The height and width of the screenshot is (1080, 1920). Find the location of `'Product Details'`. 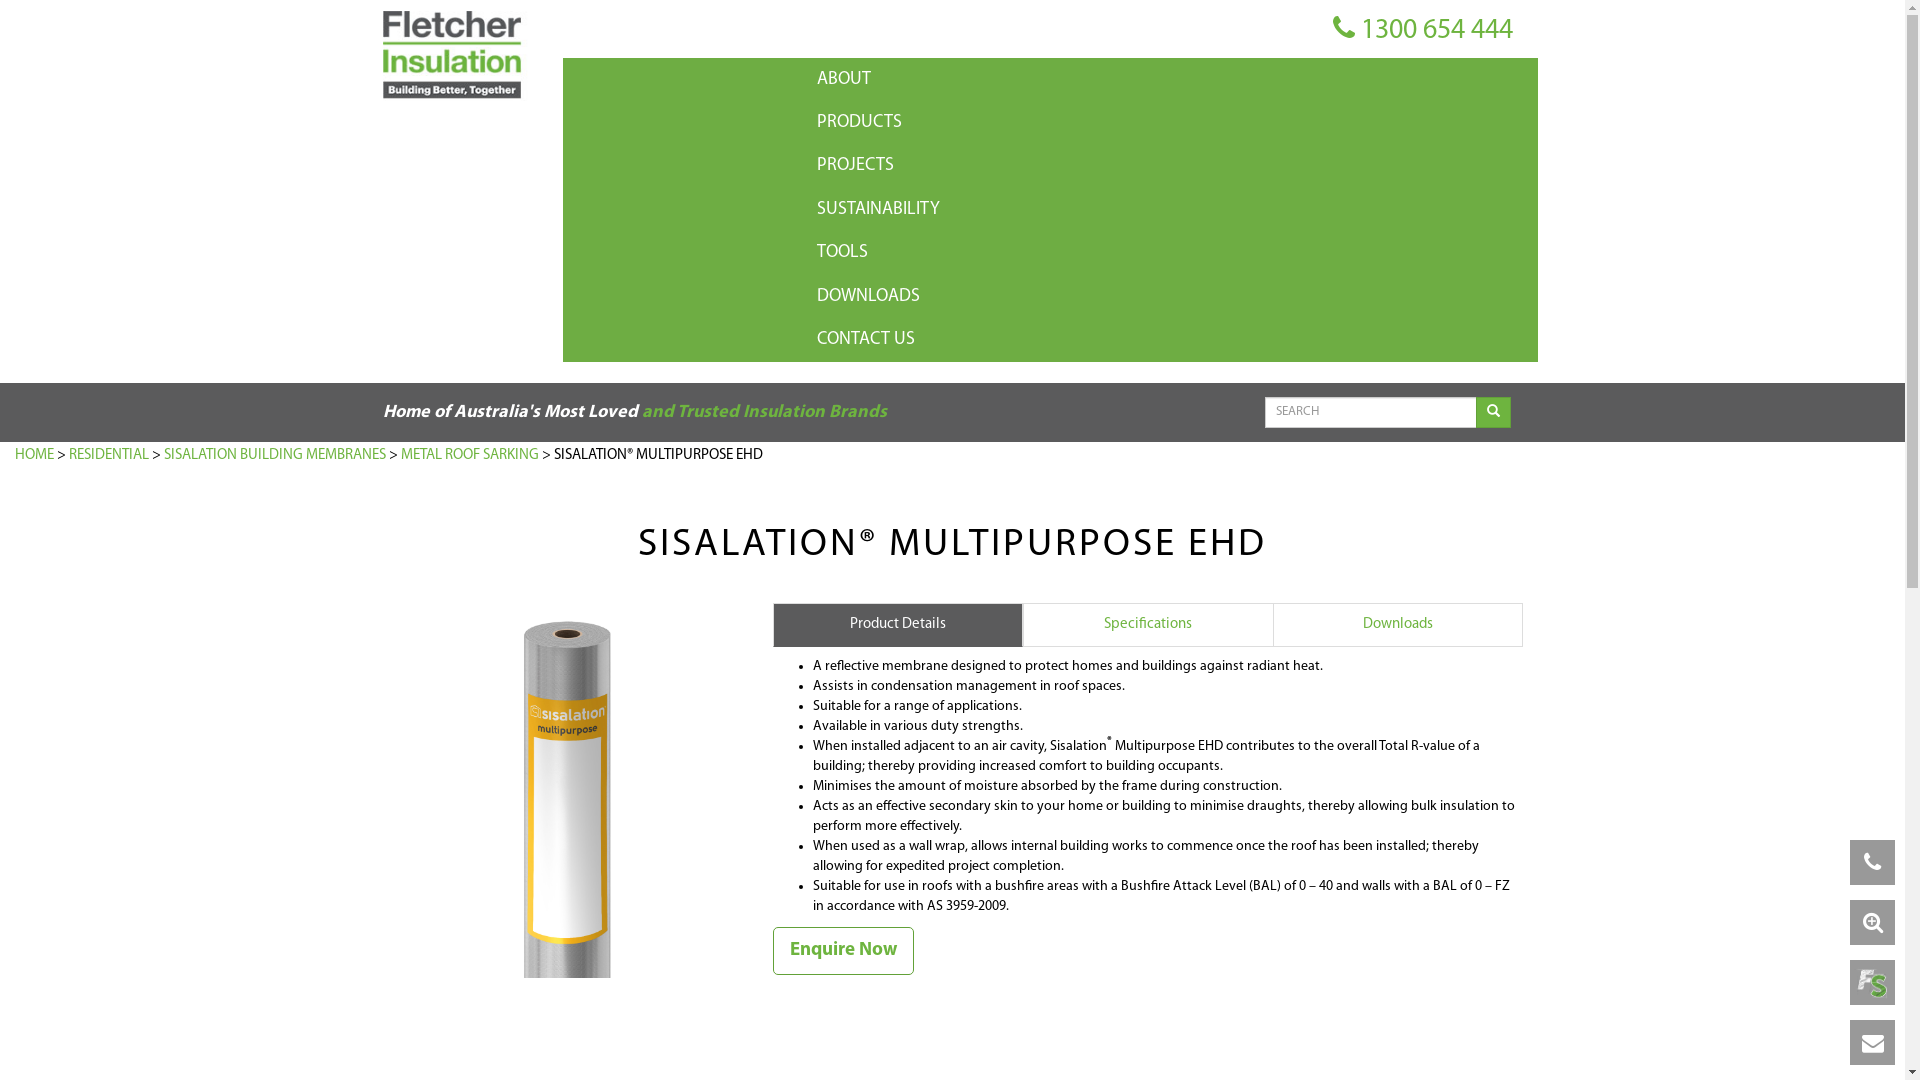

'Product Details' is located at coordinates (771, 623).